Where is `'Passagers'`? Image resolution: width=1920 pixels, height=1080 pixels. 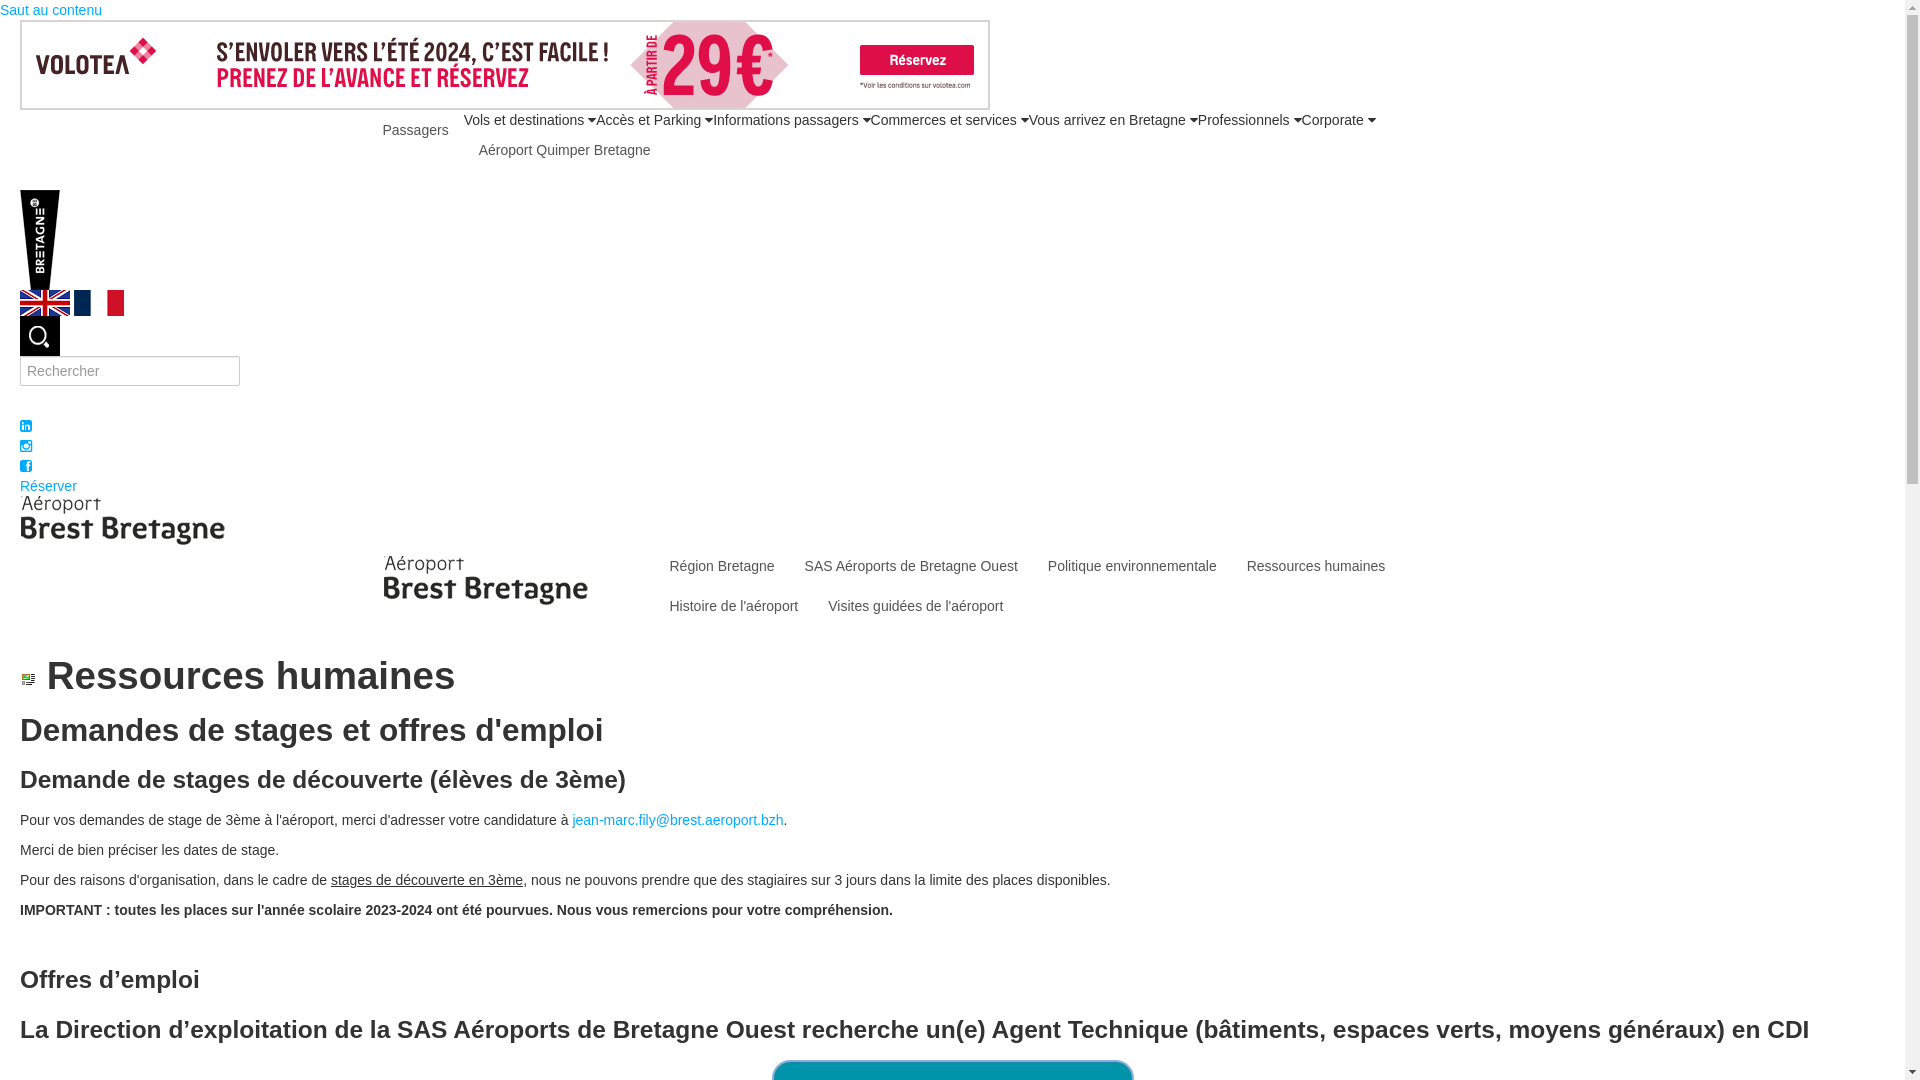 'Passagers' is located at coordinates (415, 130).